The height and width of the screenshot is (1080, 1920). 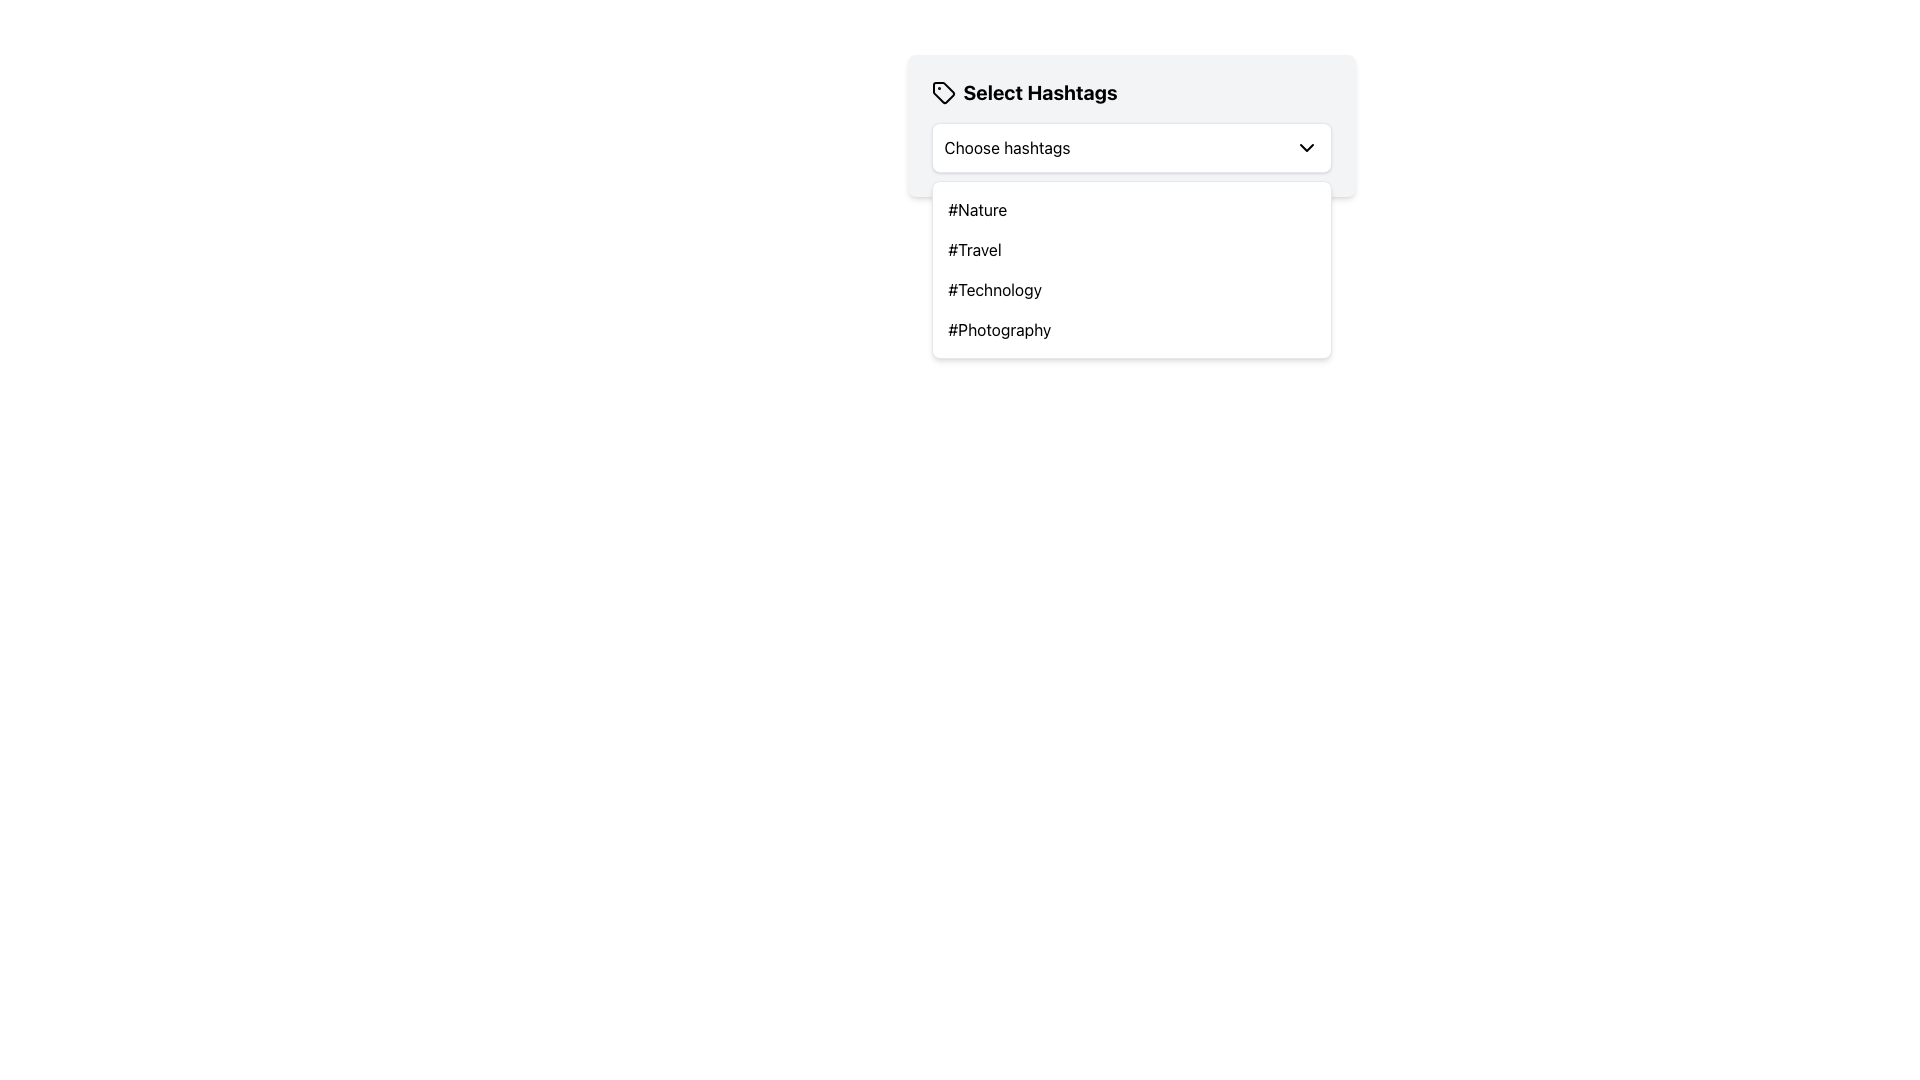 I want to click on to select the hashtag '#Nature' from the dropdown menu labeled 'Select Hashtags', which is the first item in the menu, so click(x=977, y=209).